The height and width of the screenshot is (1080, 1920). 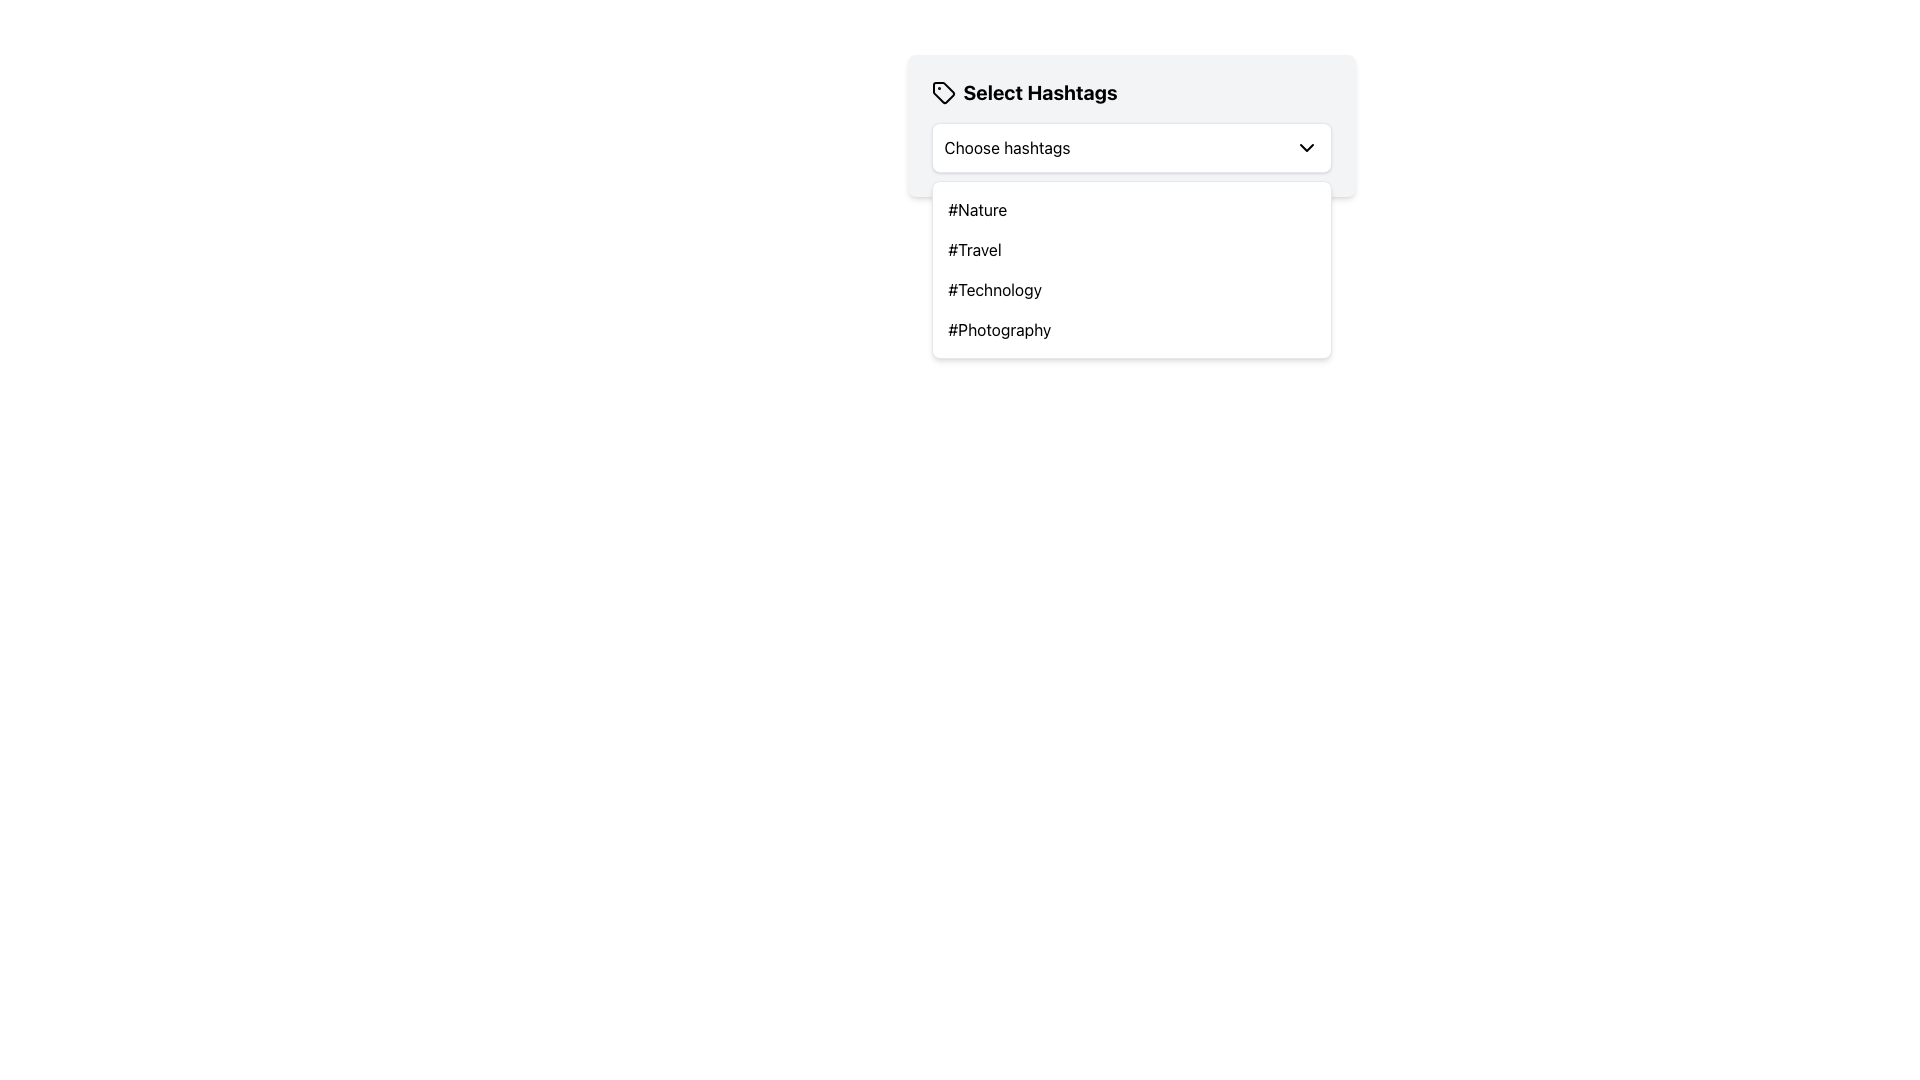 I want to click on to select the hashtag '#Nature' from the dropdown menu labeled 'Select Hashtags', which is the first item in the menu, so click(x=977, y=209).